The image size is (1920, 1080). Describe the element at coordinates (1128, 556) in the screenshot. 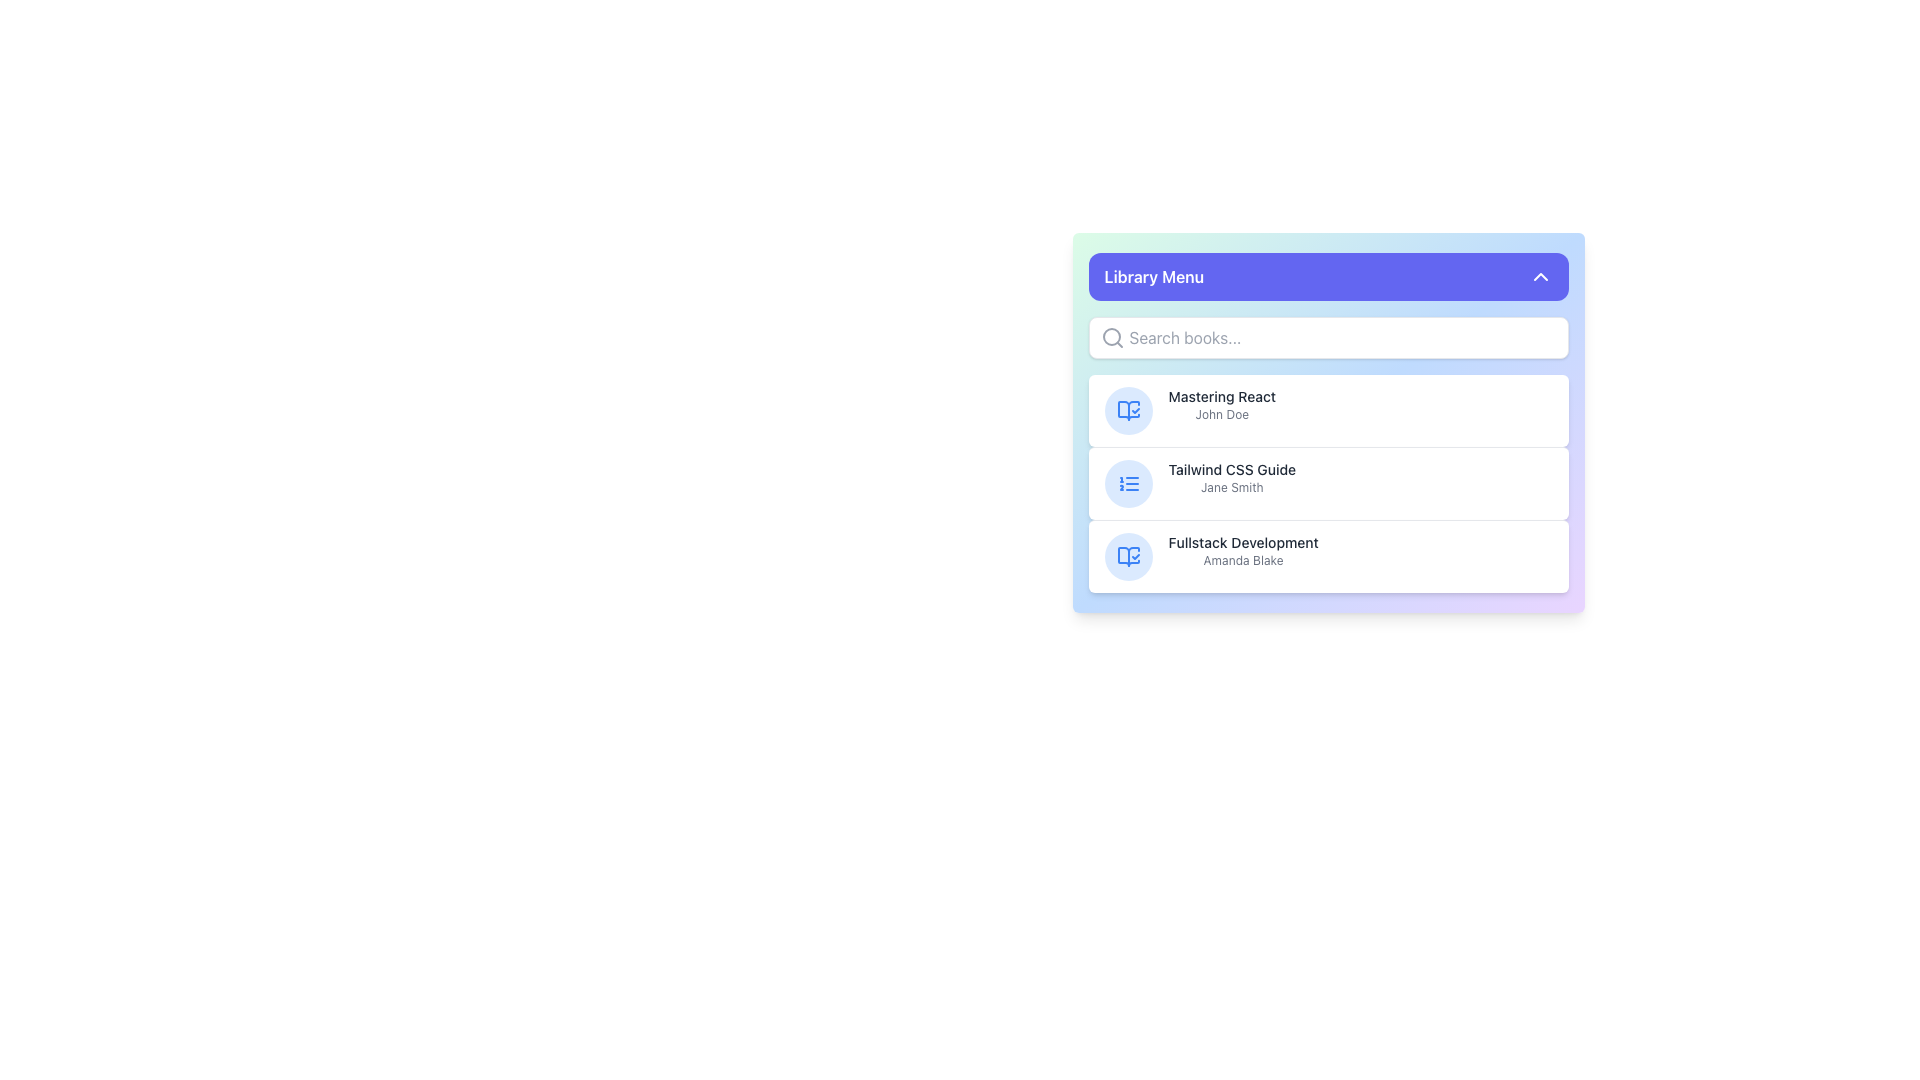

I see `the visual indicator icon associated with the book entry 'Mastering React'` at that location.